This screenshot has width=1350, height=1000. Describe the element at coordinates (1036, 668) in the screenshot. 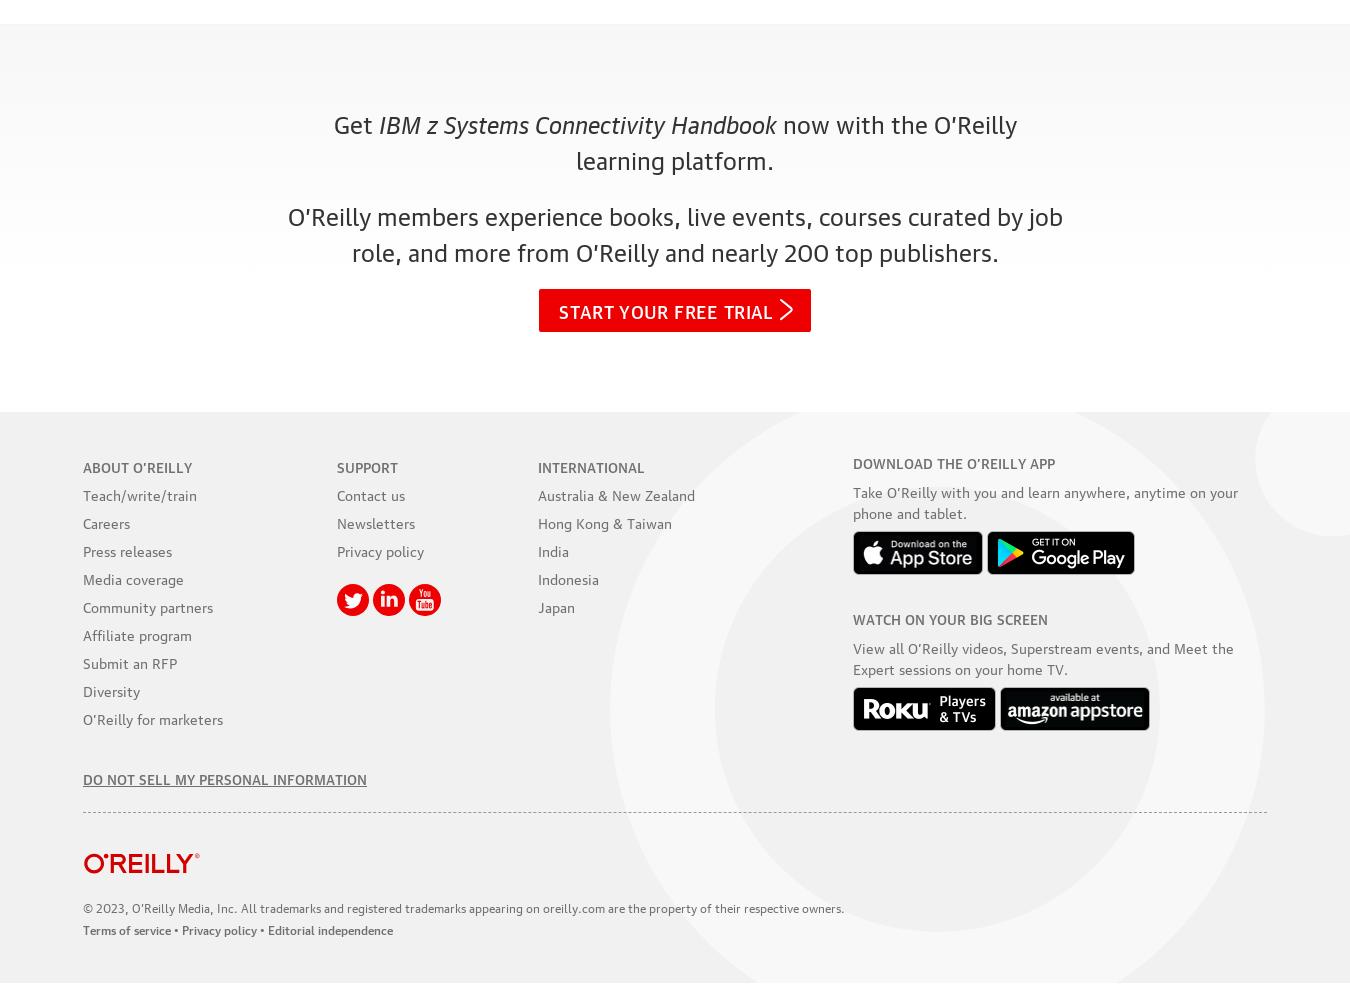

I see `'home TV.'` at that location.